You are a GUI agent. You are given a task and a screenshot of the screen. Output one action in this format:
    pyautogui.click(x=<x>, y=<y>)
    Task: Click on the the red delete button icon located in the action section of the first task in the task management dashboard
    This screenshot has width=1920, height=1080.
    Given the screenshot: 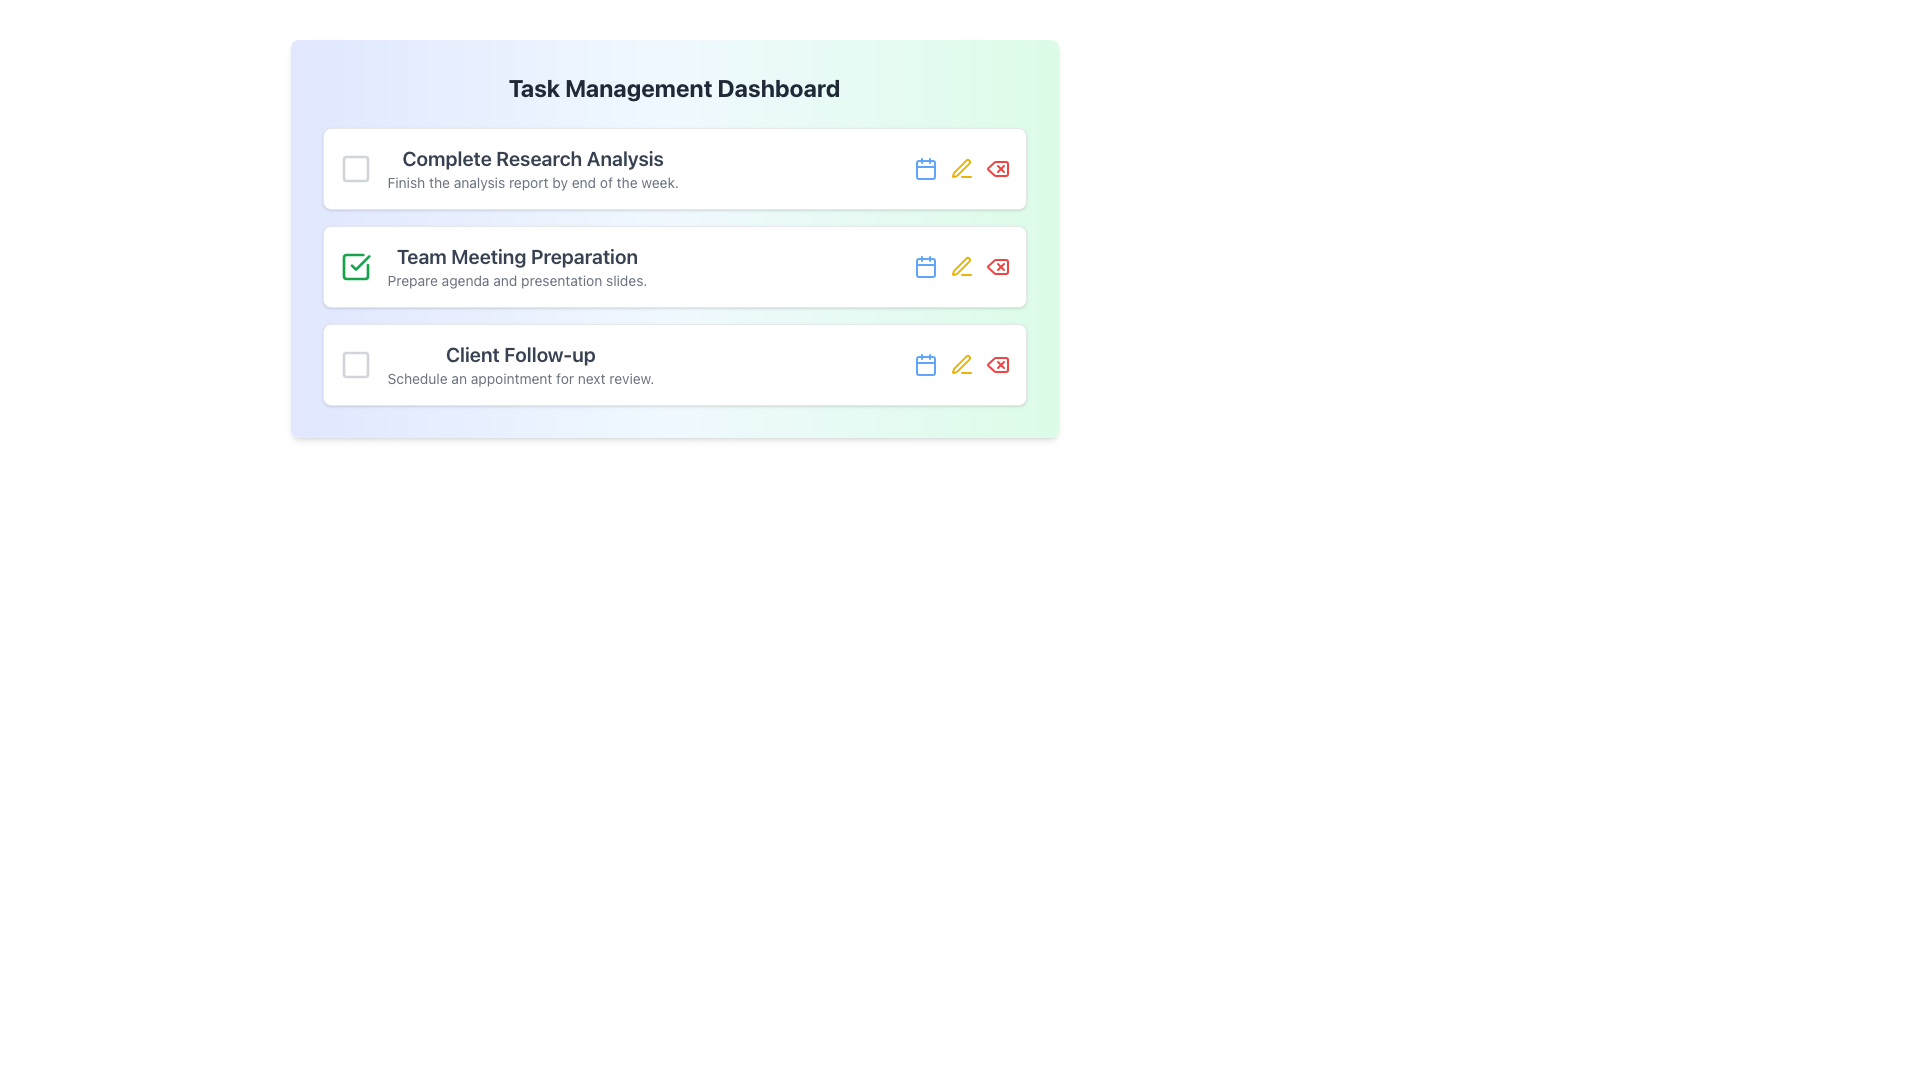 What is the action you would take?
    pyautogui.click(x=997, y=168)
    